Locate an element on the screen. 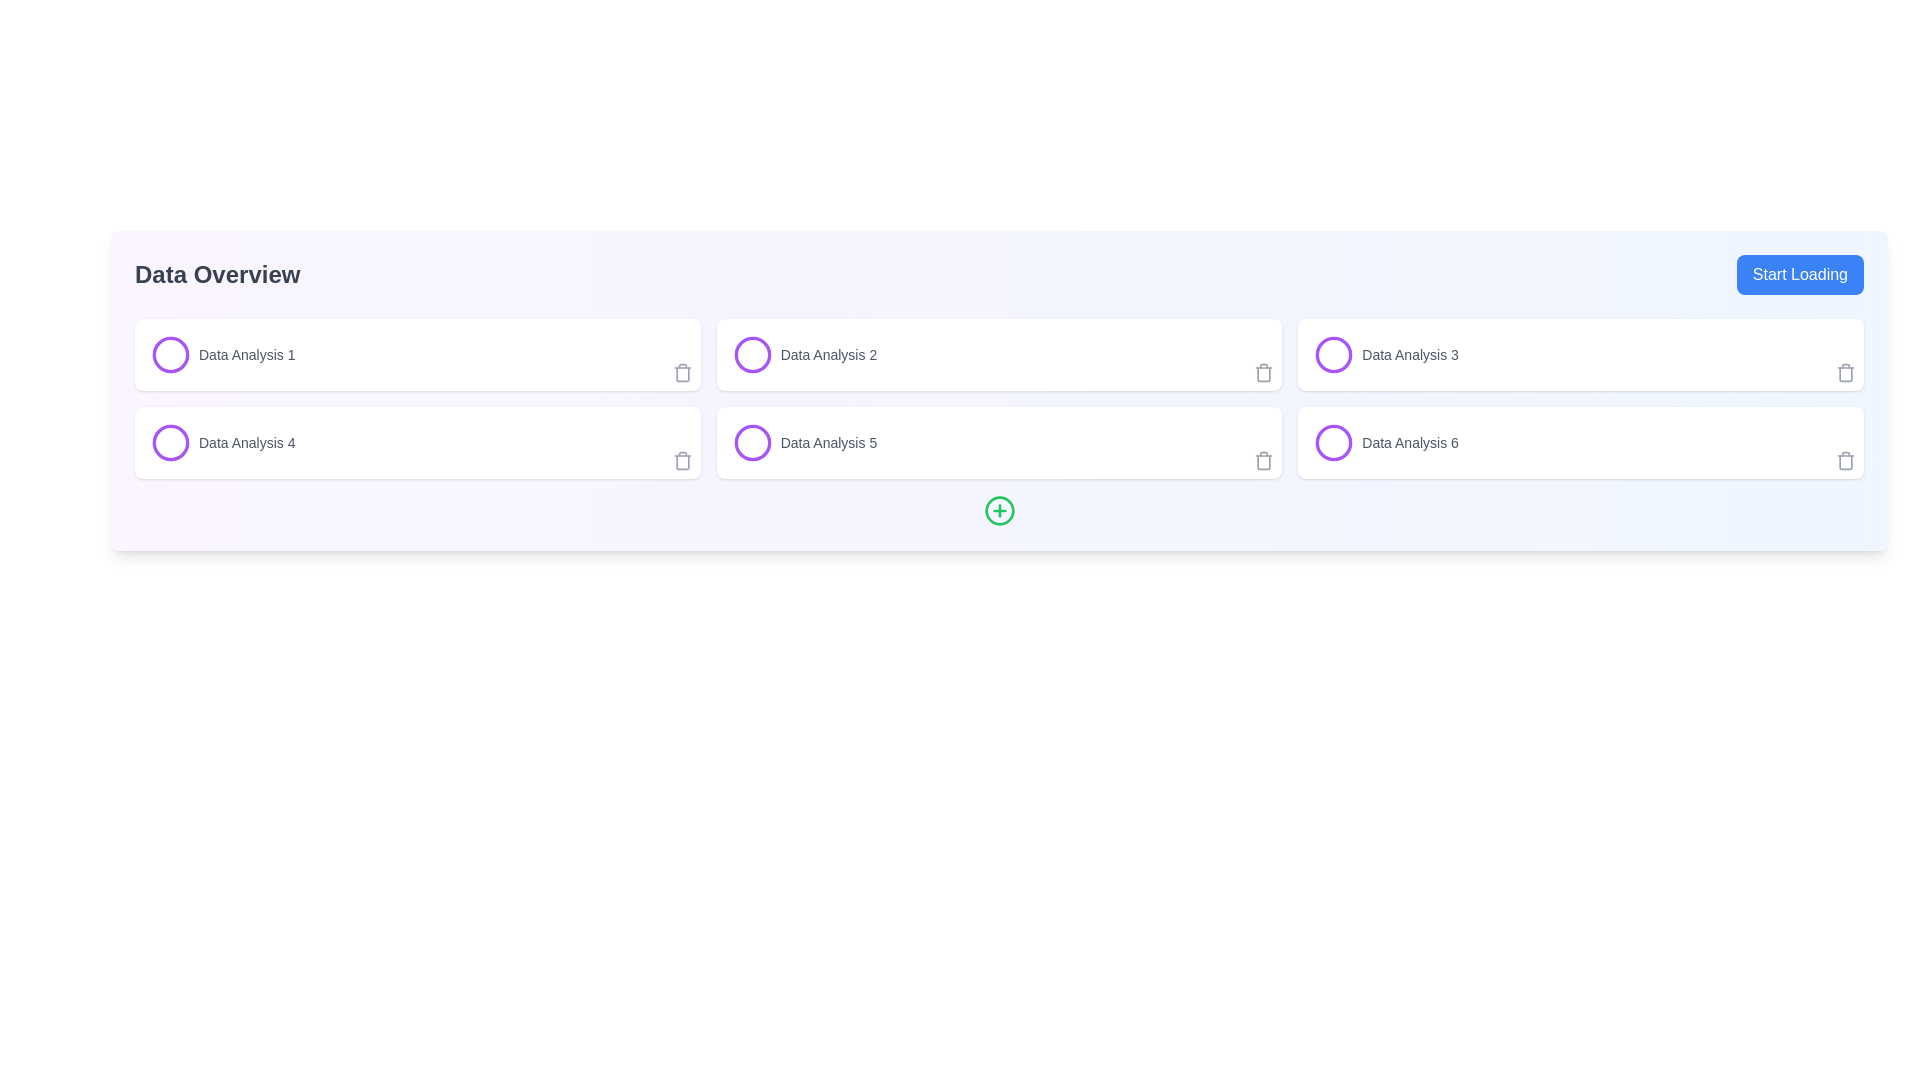 The width and height of the screenshot is (1920, 1080). the text label 'Data Analysis 2' which is styled with medium font weight and positioned to the right of a purple circular icon is located at coordinates (828, 353).